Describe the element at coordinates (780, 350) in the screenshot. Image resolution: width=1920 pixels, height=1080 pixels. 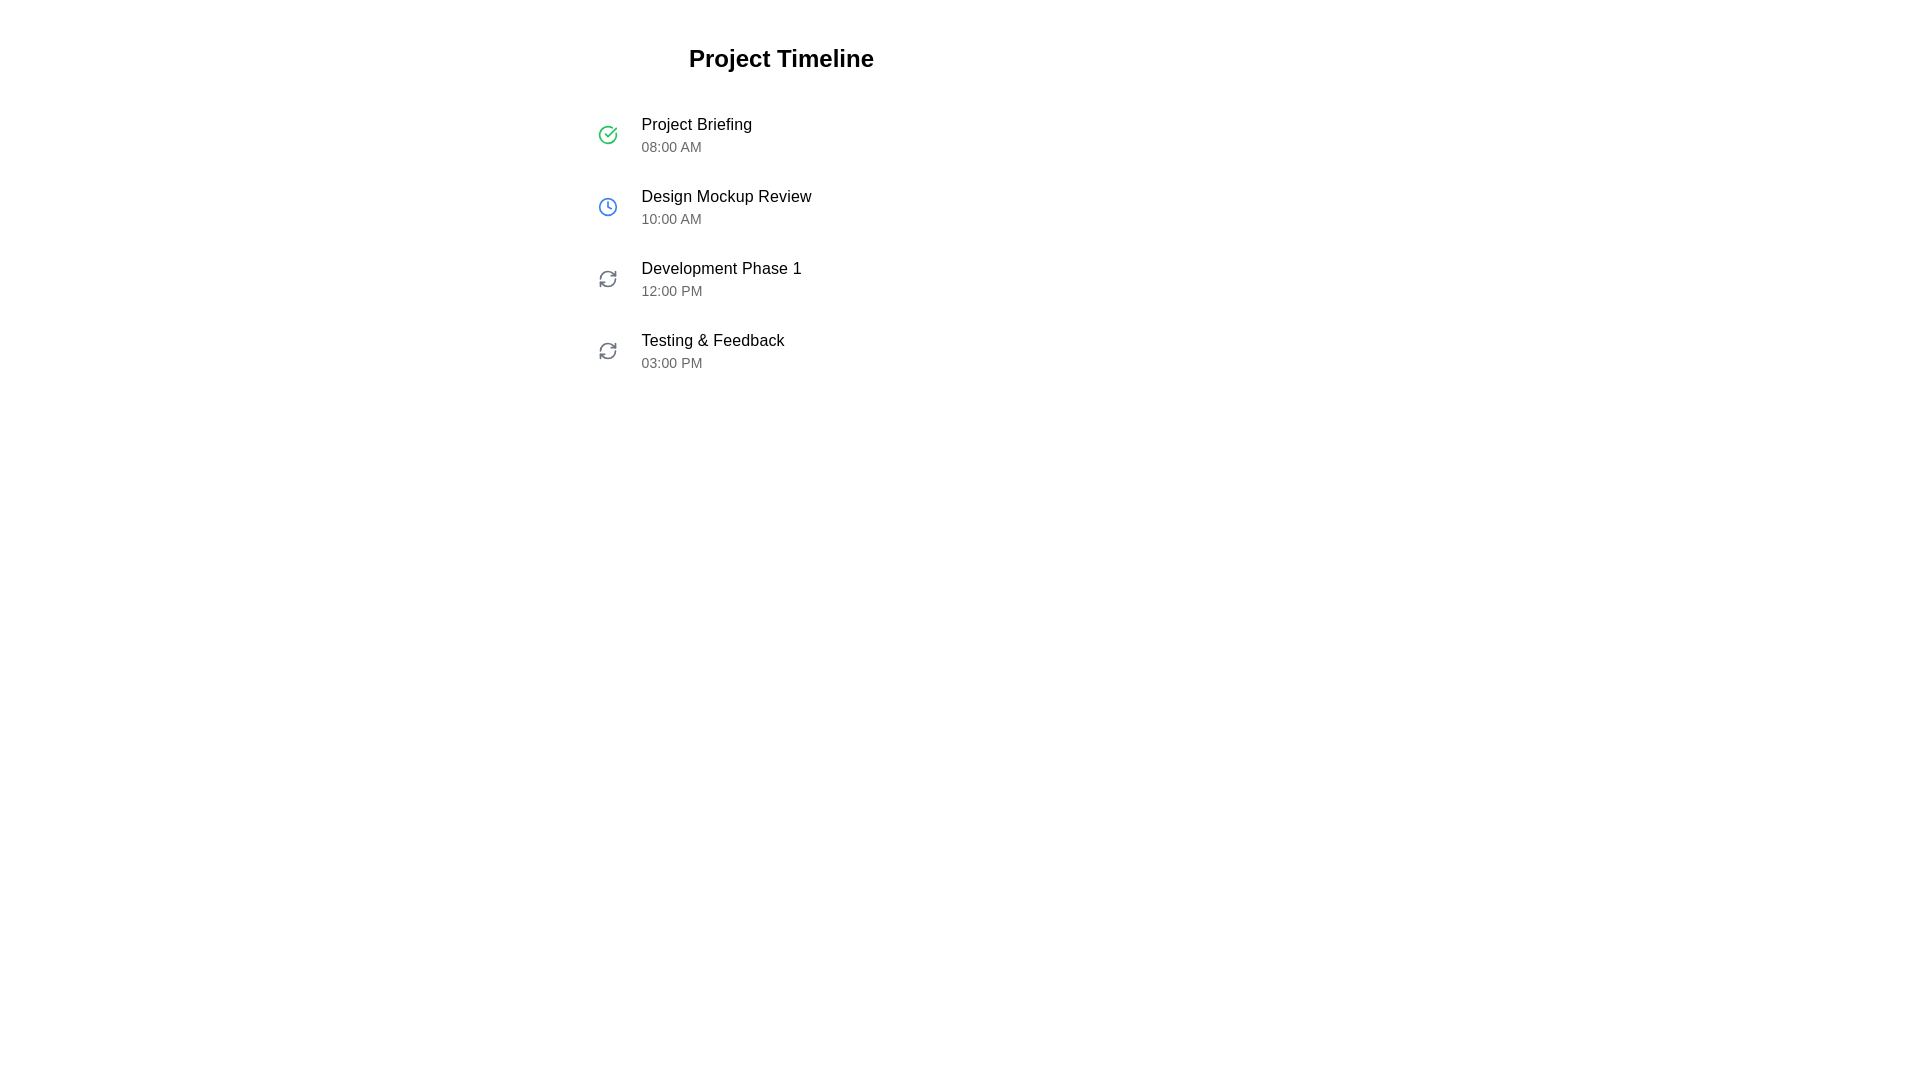
I see `the last item in the vertical list of events under the 'Project Timeline' section, which combines its title and scheduled time for display and informational purposes` at that location.